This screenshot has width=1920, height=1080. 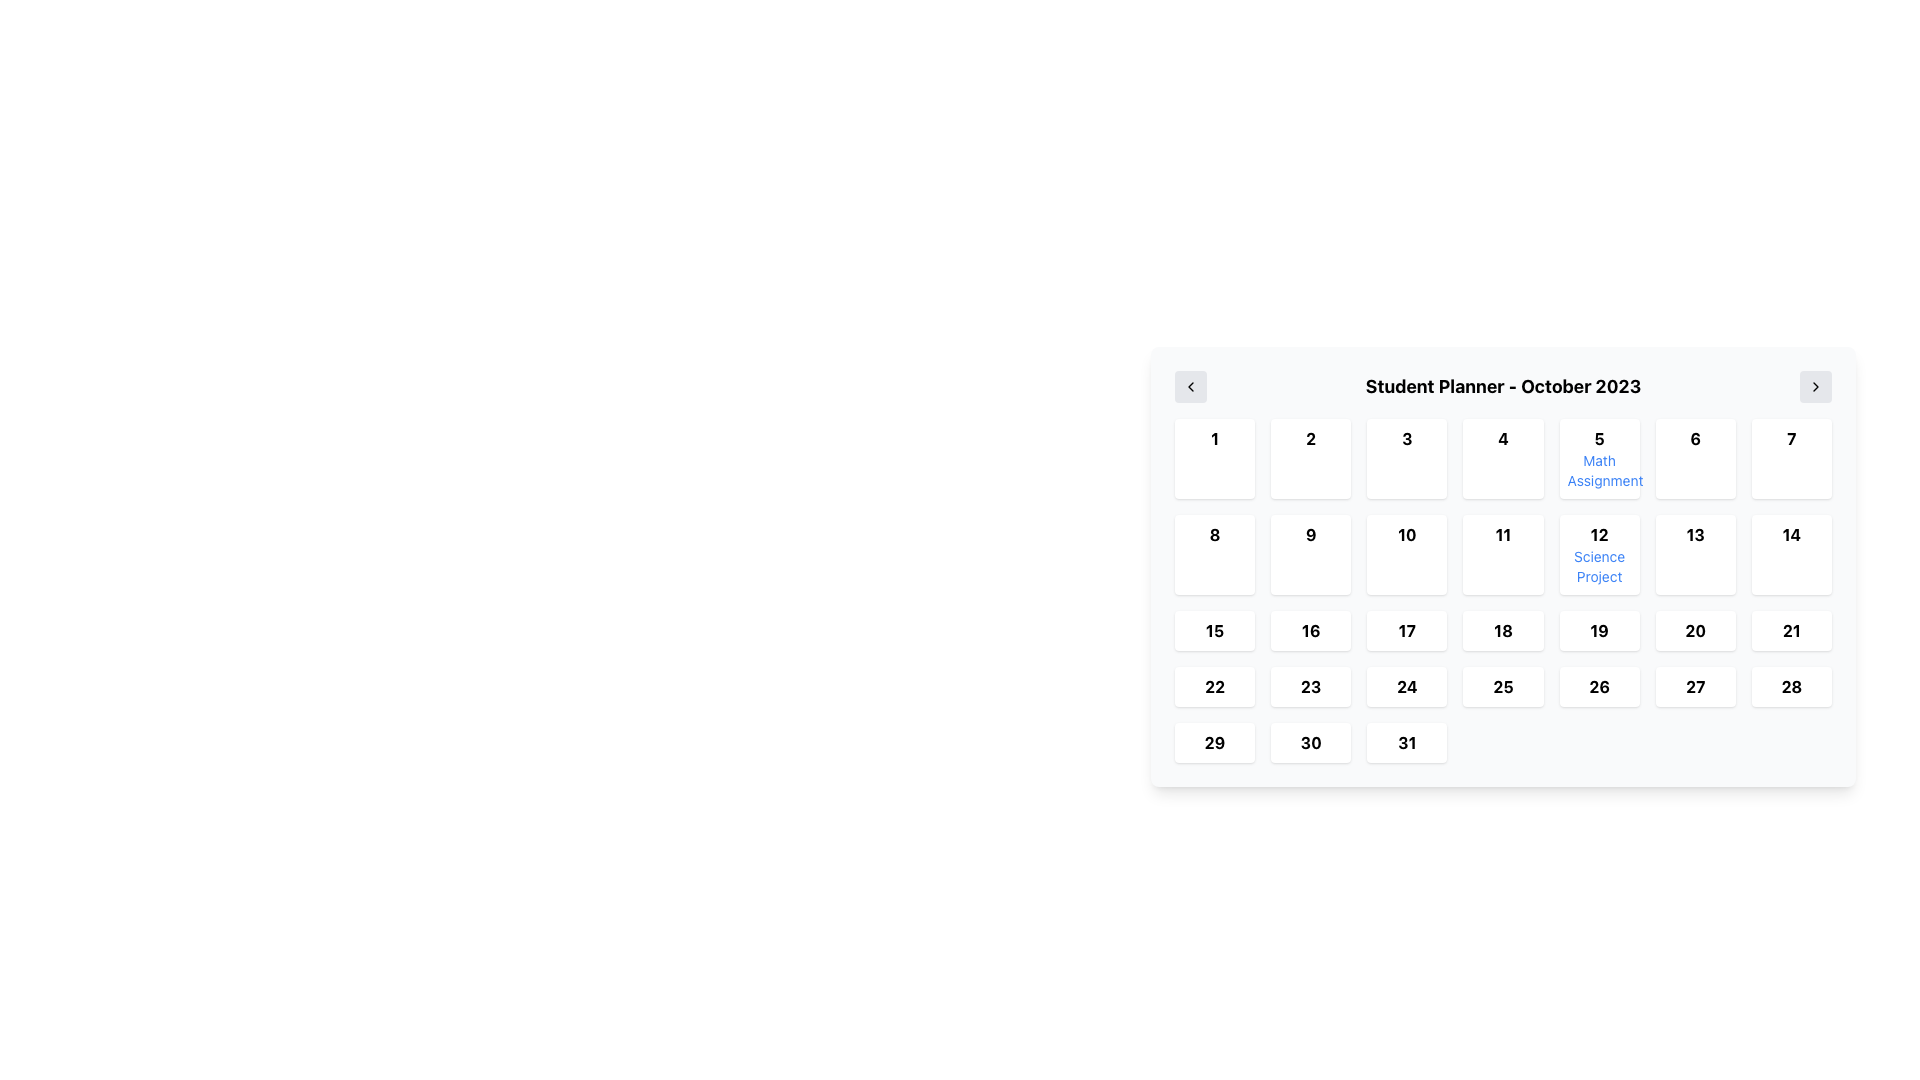 I want to click on the static visual element representing the date 26 in the bottom row of the calendar grid, so click(x=1598, y=685).